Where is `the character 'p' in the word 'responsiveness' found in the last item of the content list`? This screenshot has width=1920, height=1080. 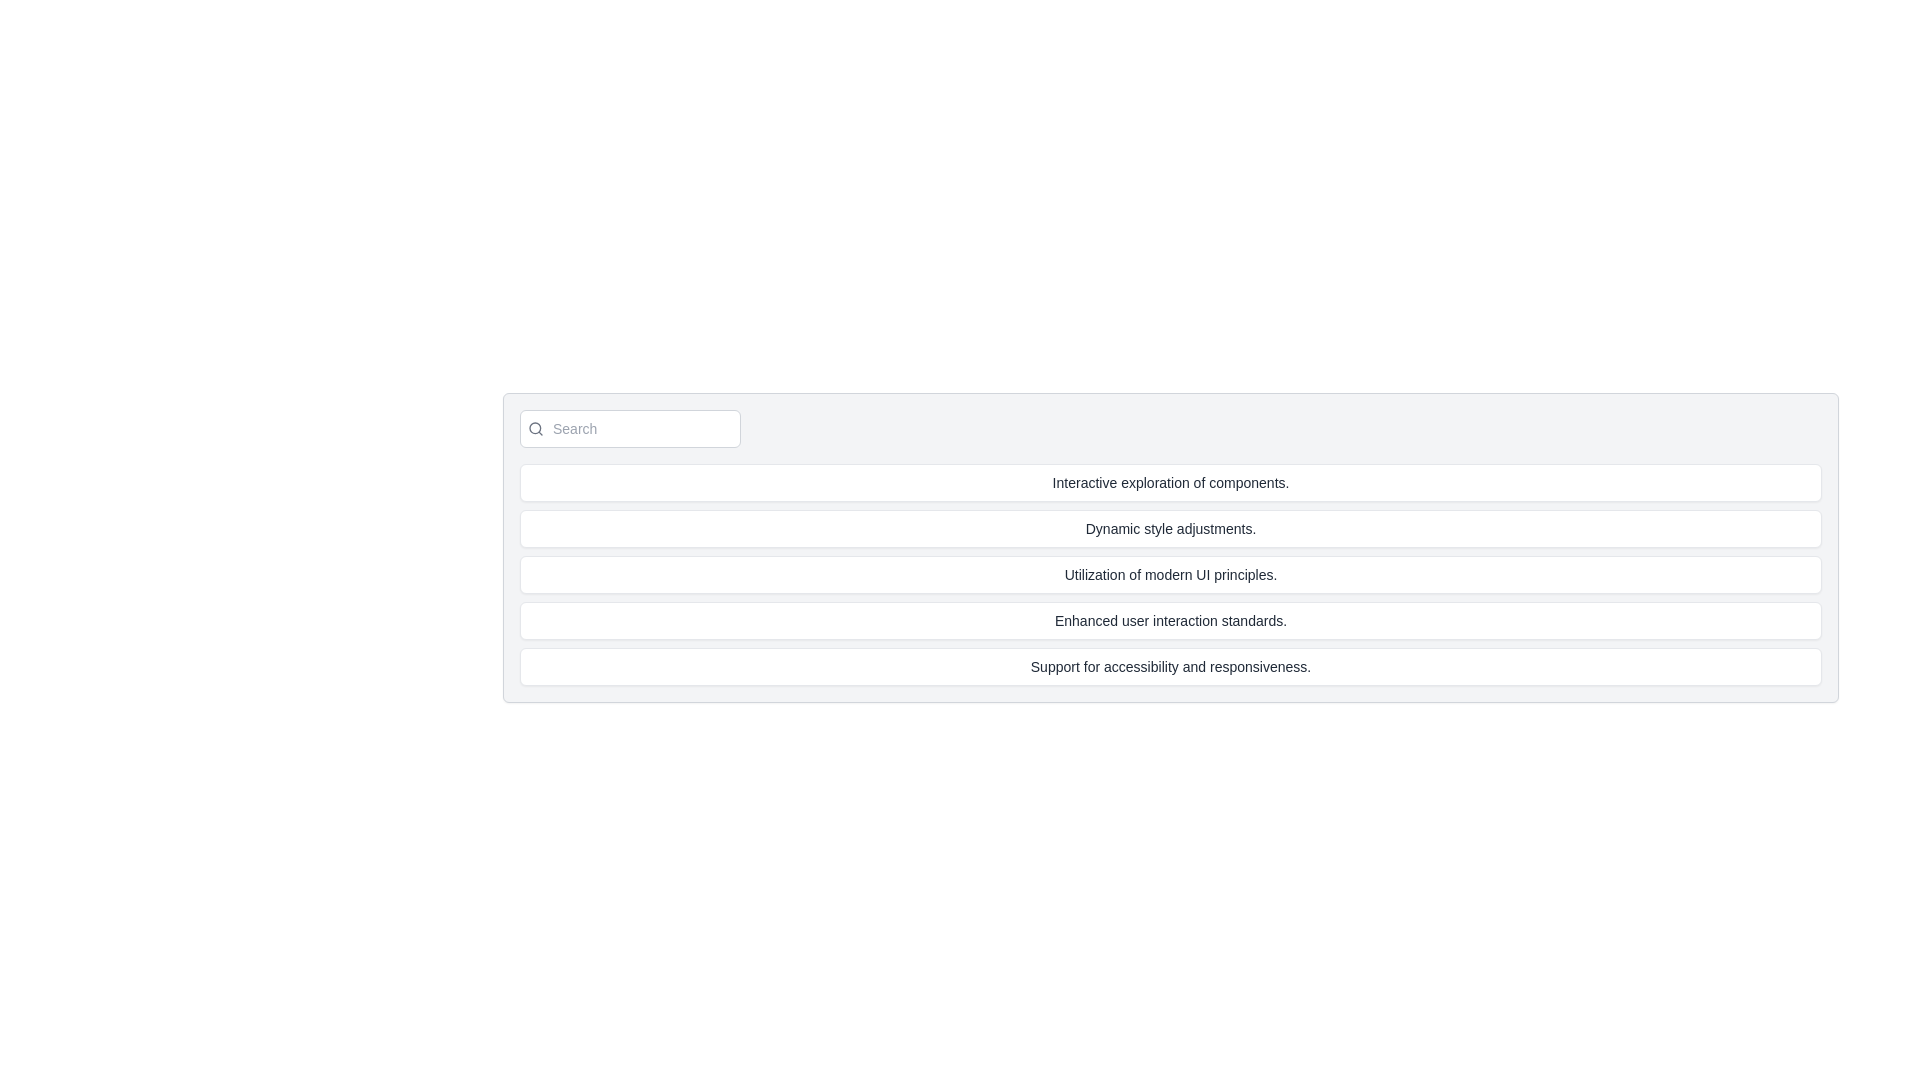 the character 'p' in the word 'responsiveness' found in the last item of the content list is located at coordinates (1232, 667).